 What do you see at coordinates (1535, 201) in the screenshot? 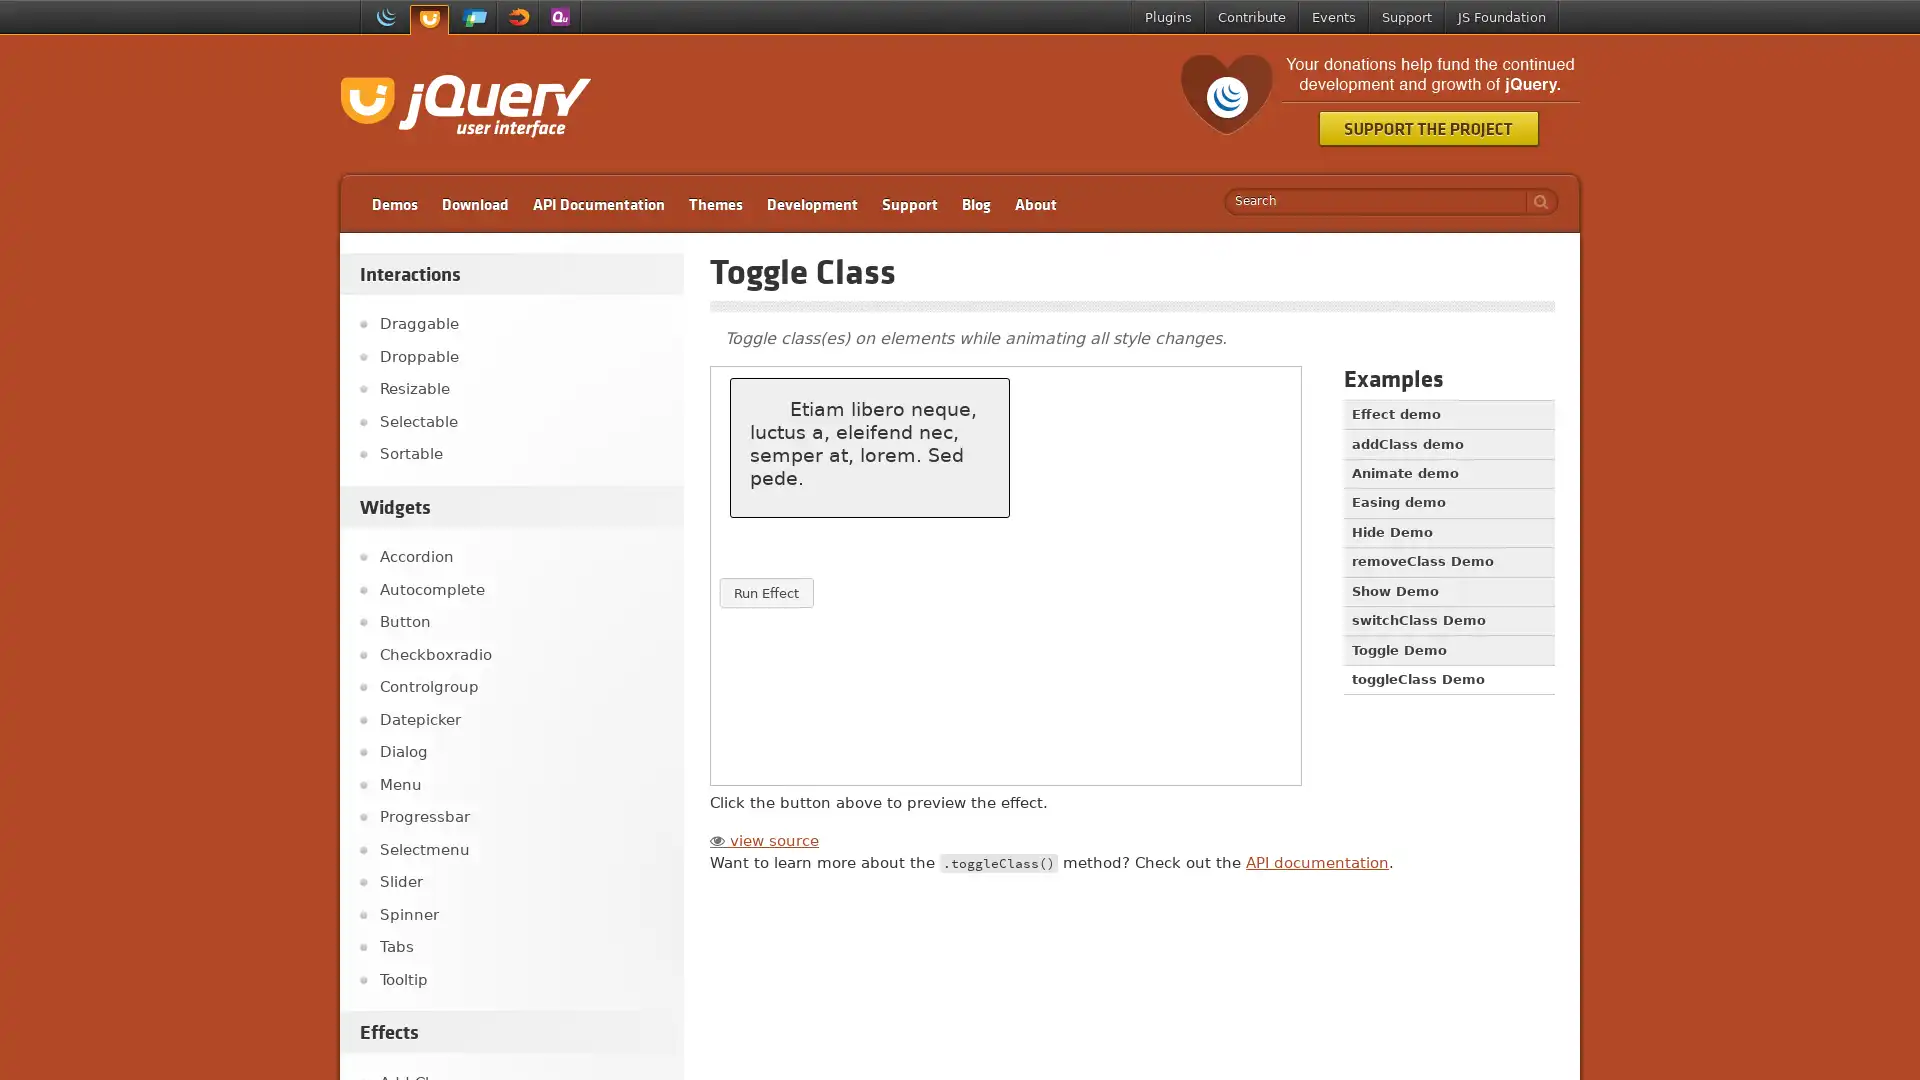
I see `search` at bounding box center [1535, 201].